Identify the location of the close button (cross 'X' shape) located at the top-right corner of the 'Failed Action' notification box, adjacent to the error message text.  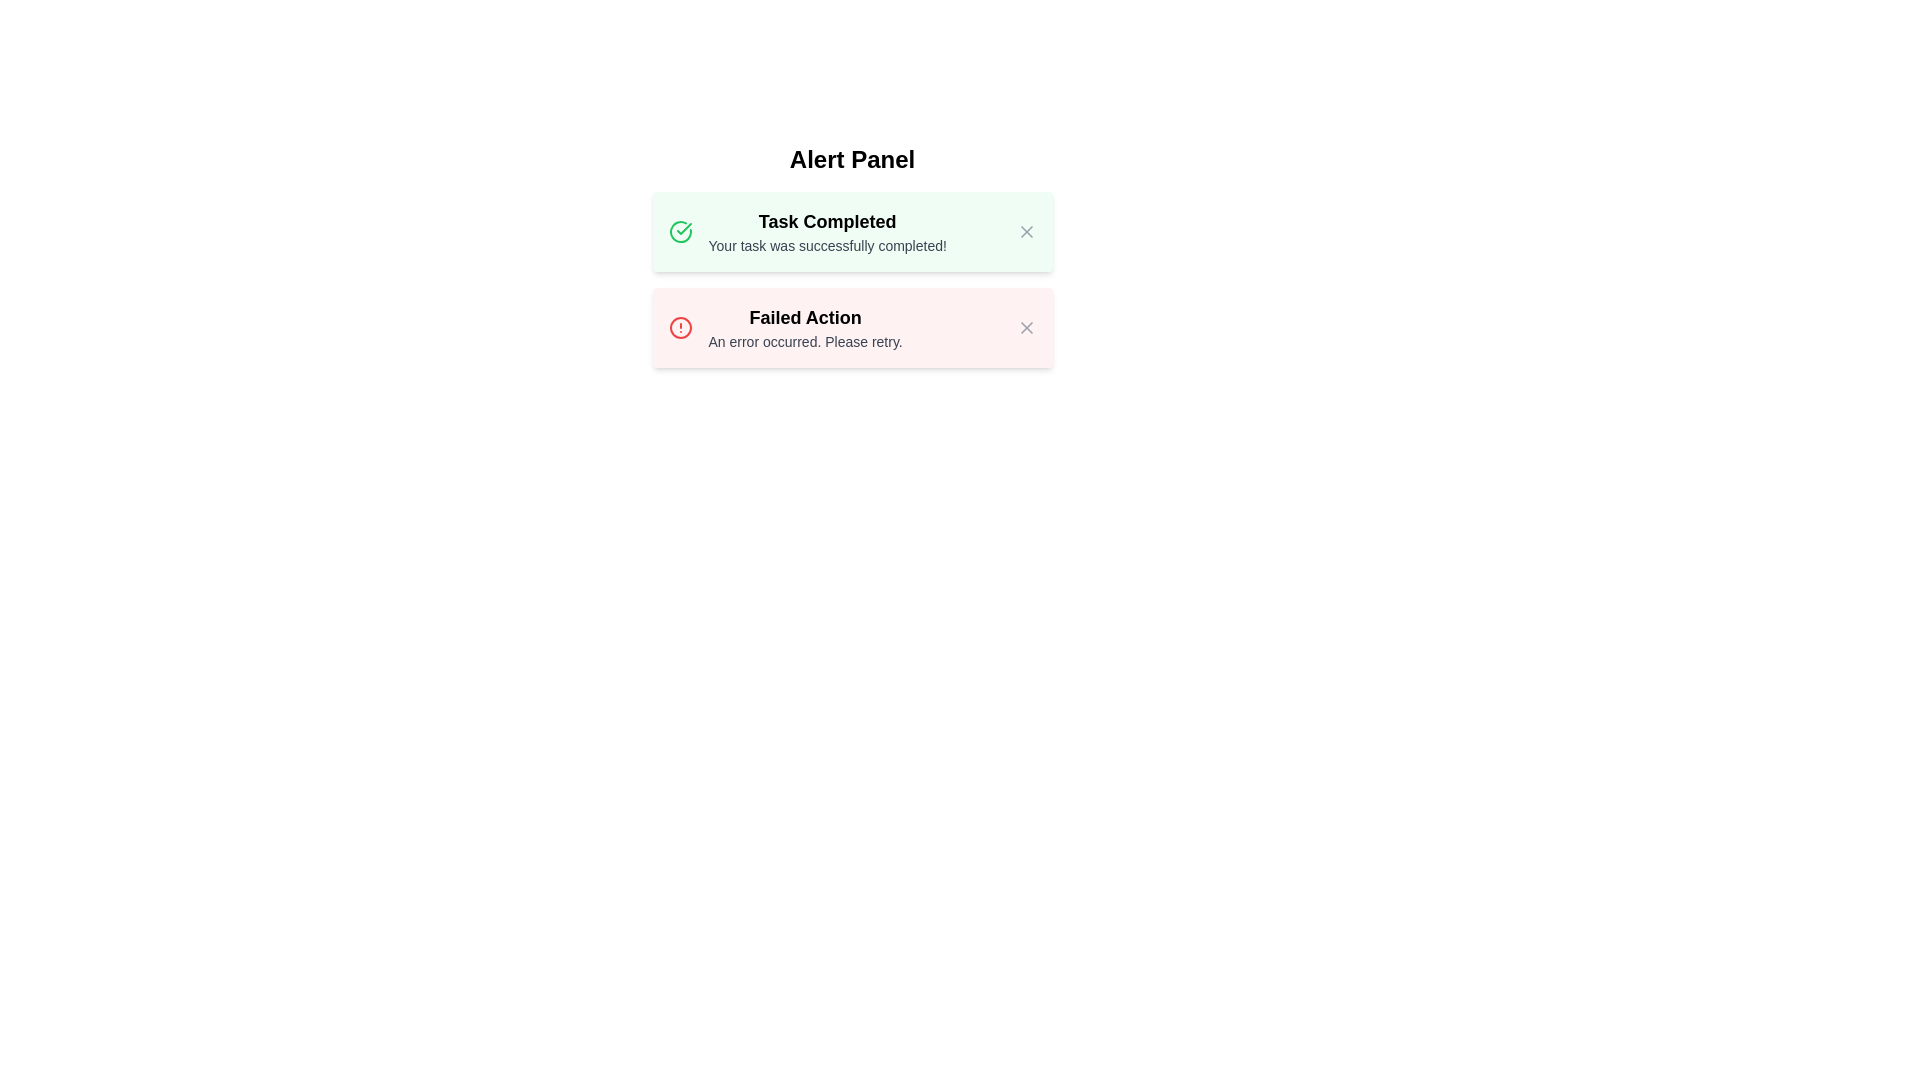
(1026, 326).